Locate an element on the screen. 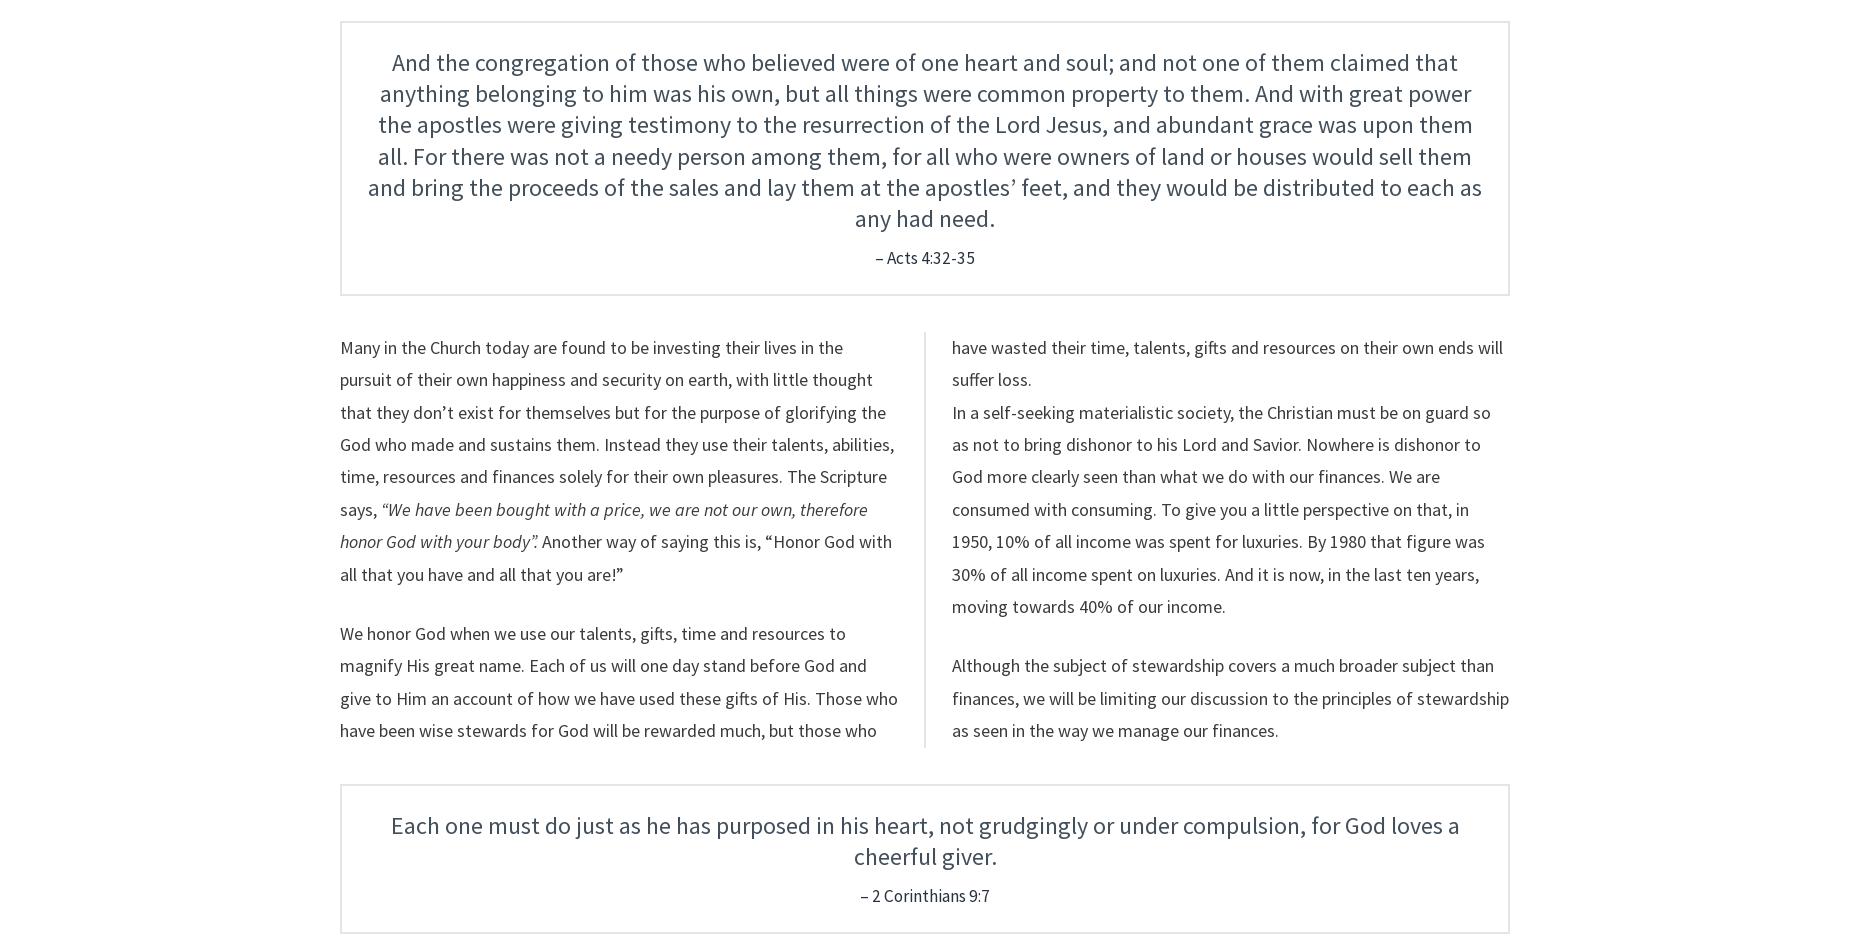 The height and width of the screenshot is (952, 1850). 'Another way of saying this is, “Honor God with all that you have and all that you are!”' is located at coordinates (616, 557).